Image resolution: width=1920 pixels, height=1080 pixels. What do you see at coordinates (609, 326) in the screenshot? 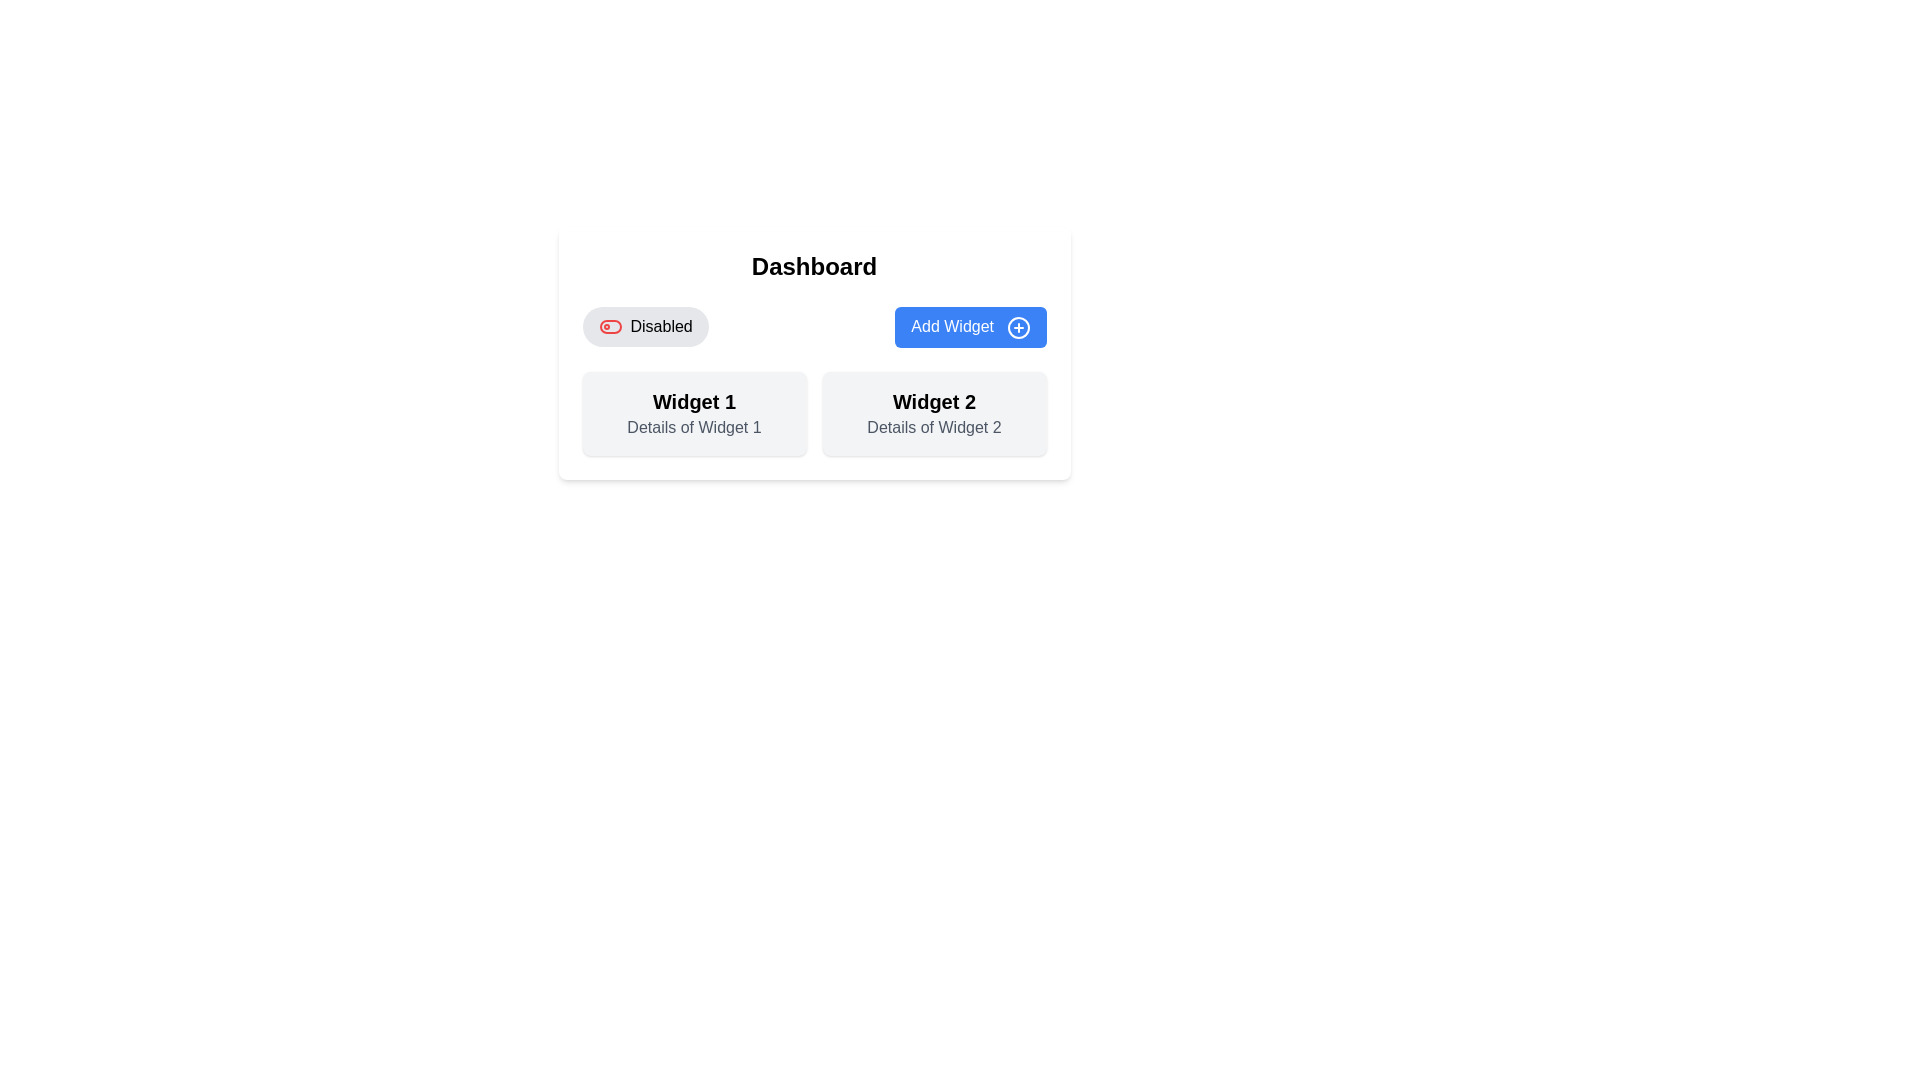
I see `the red circular toggle icon indicating the disabled status, located to the left of the text 'Disabled'` at bounding box center [609, 326].